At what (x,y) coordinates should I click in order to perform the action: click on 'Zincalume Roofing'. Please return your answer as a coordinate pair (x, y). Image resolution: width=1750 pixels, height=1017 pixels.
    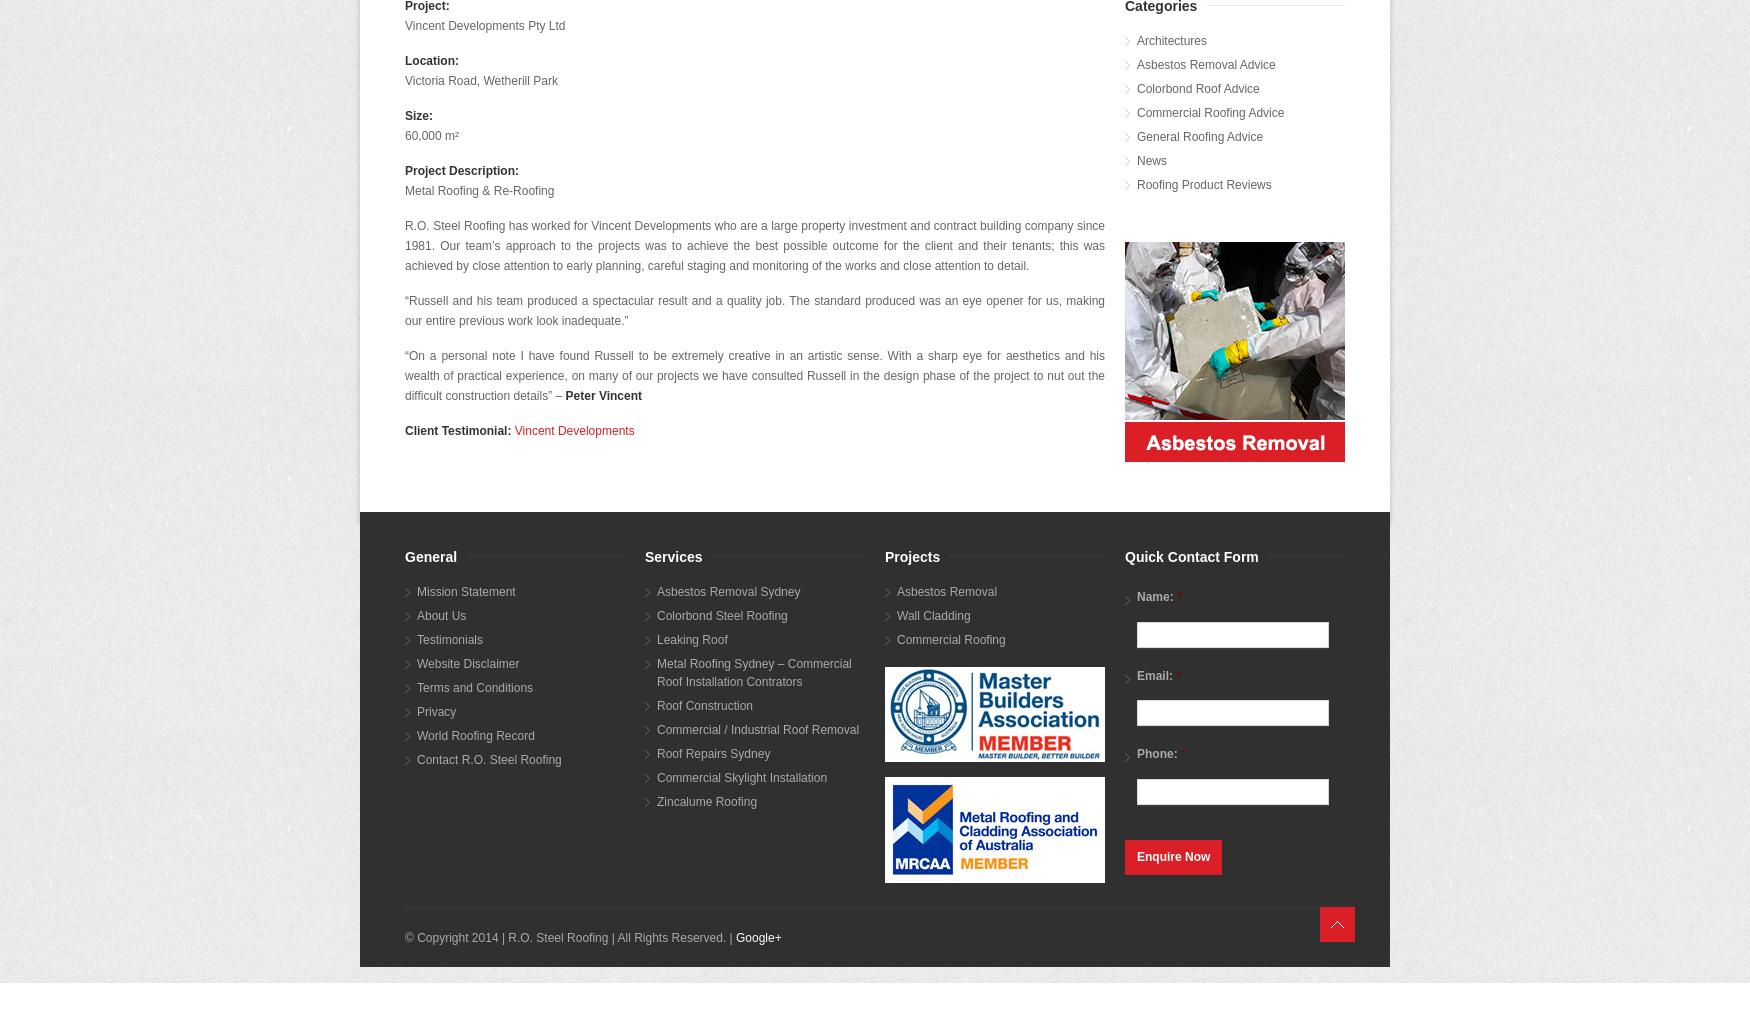
    Looking at the image, I should click on (707, 799).